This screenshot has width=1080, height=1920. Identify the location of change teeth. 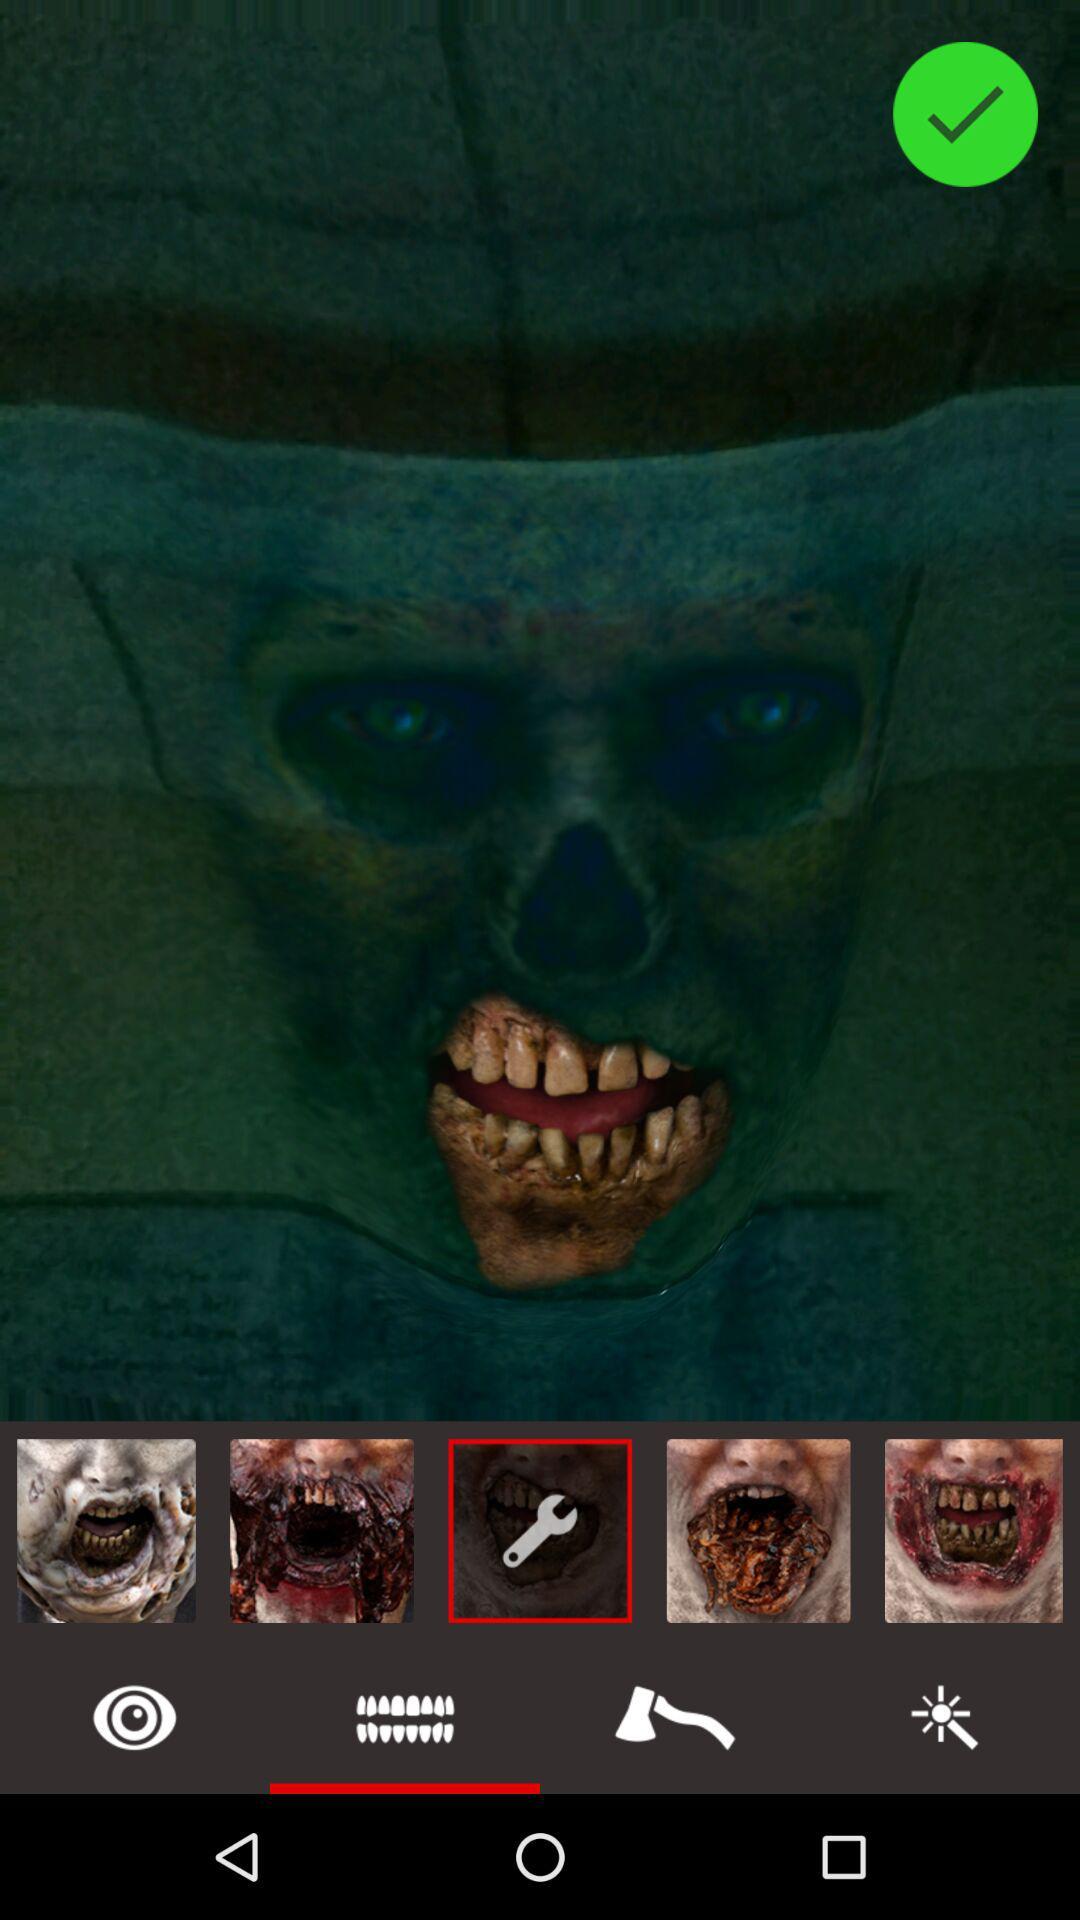
(405, 1716).